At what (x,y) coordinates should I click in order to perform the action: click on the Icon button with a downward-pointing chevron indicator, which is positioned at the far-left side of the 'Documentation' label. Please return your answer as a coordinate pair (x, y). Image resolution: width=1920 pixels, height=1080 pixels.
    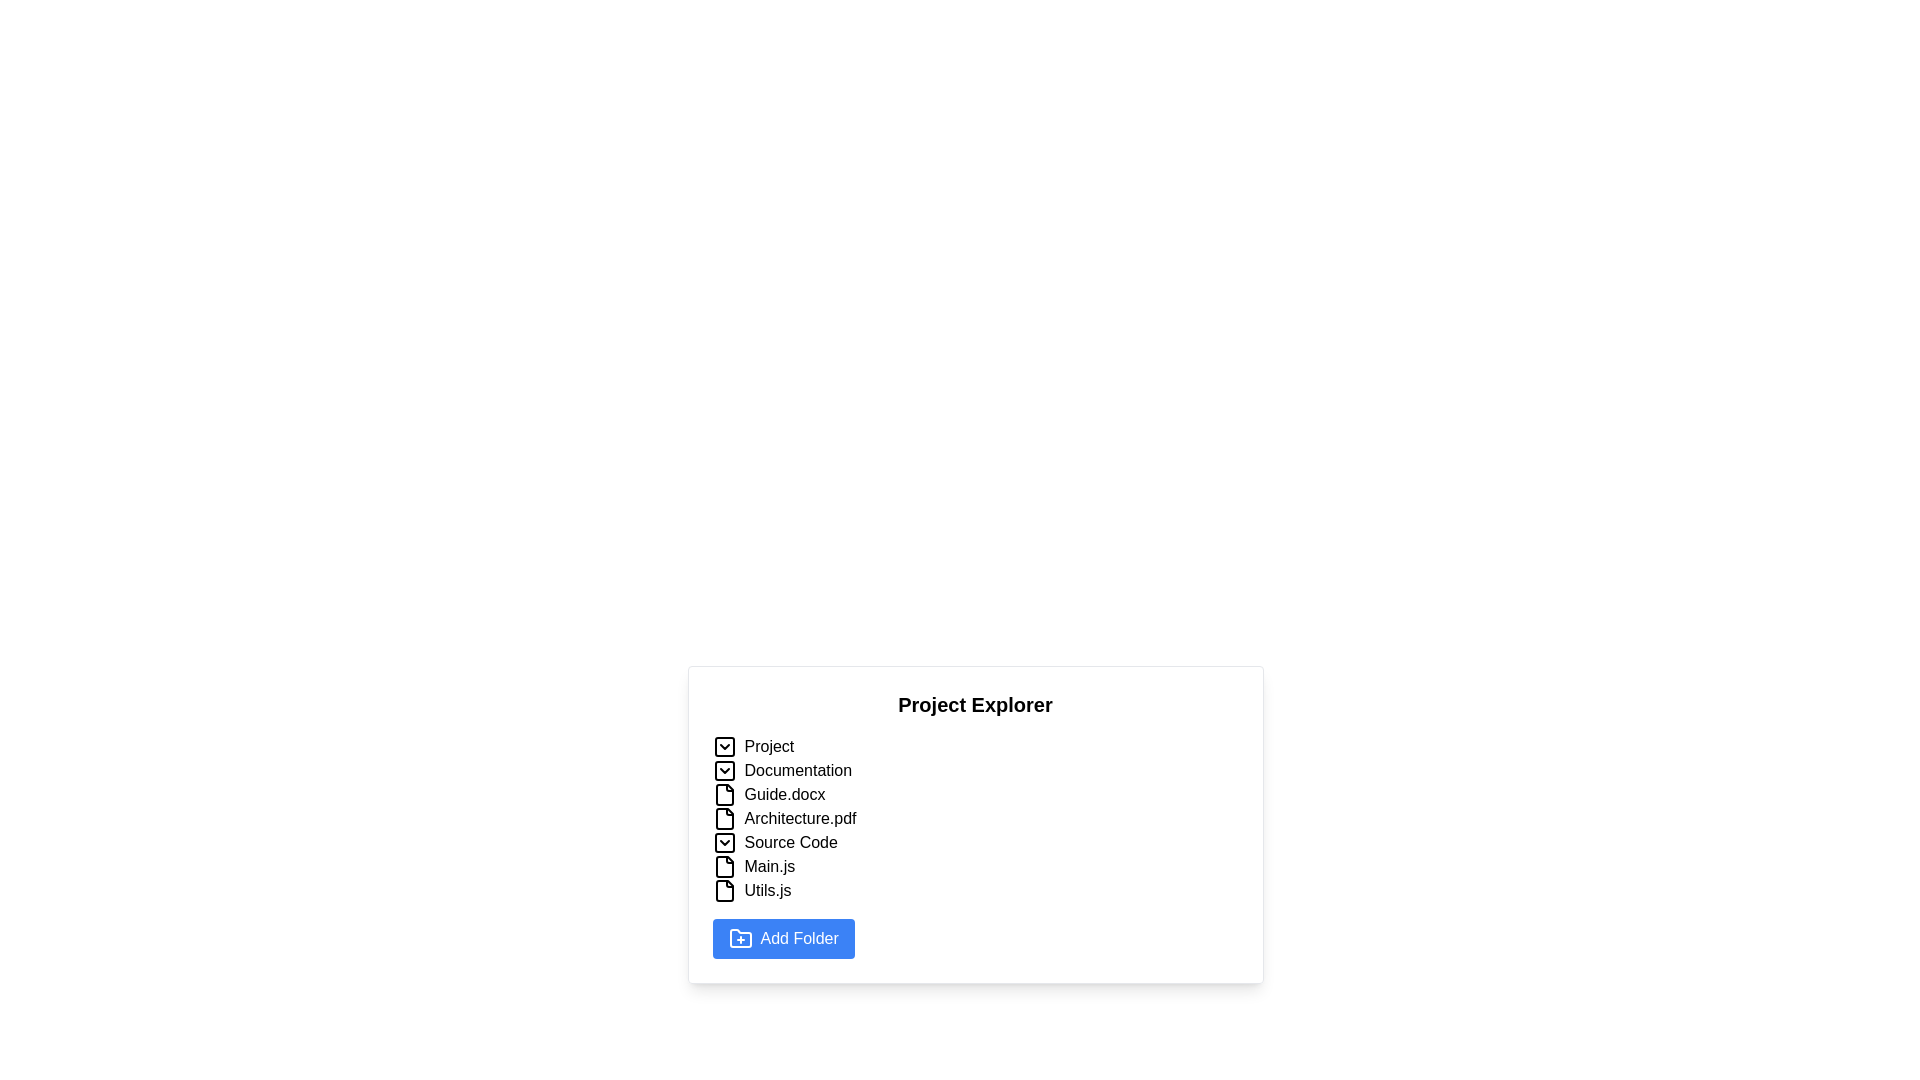
    Looking at the image, I should click on (723, 770).